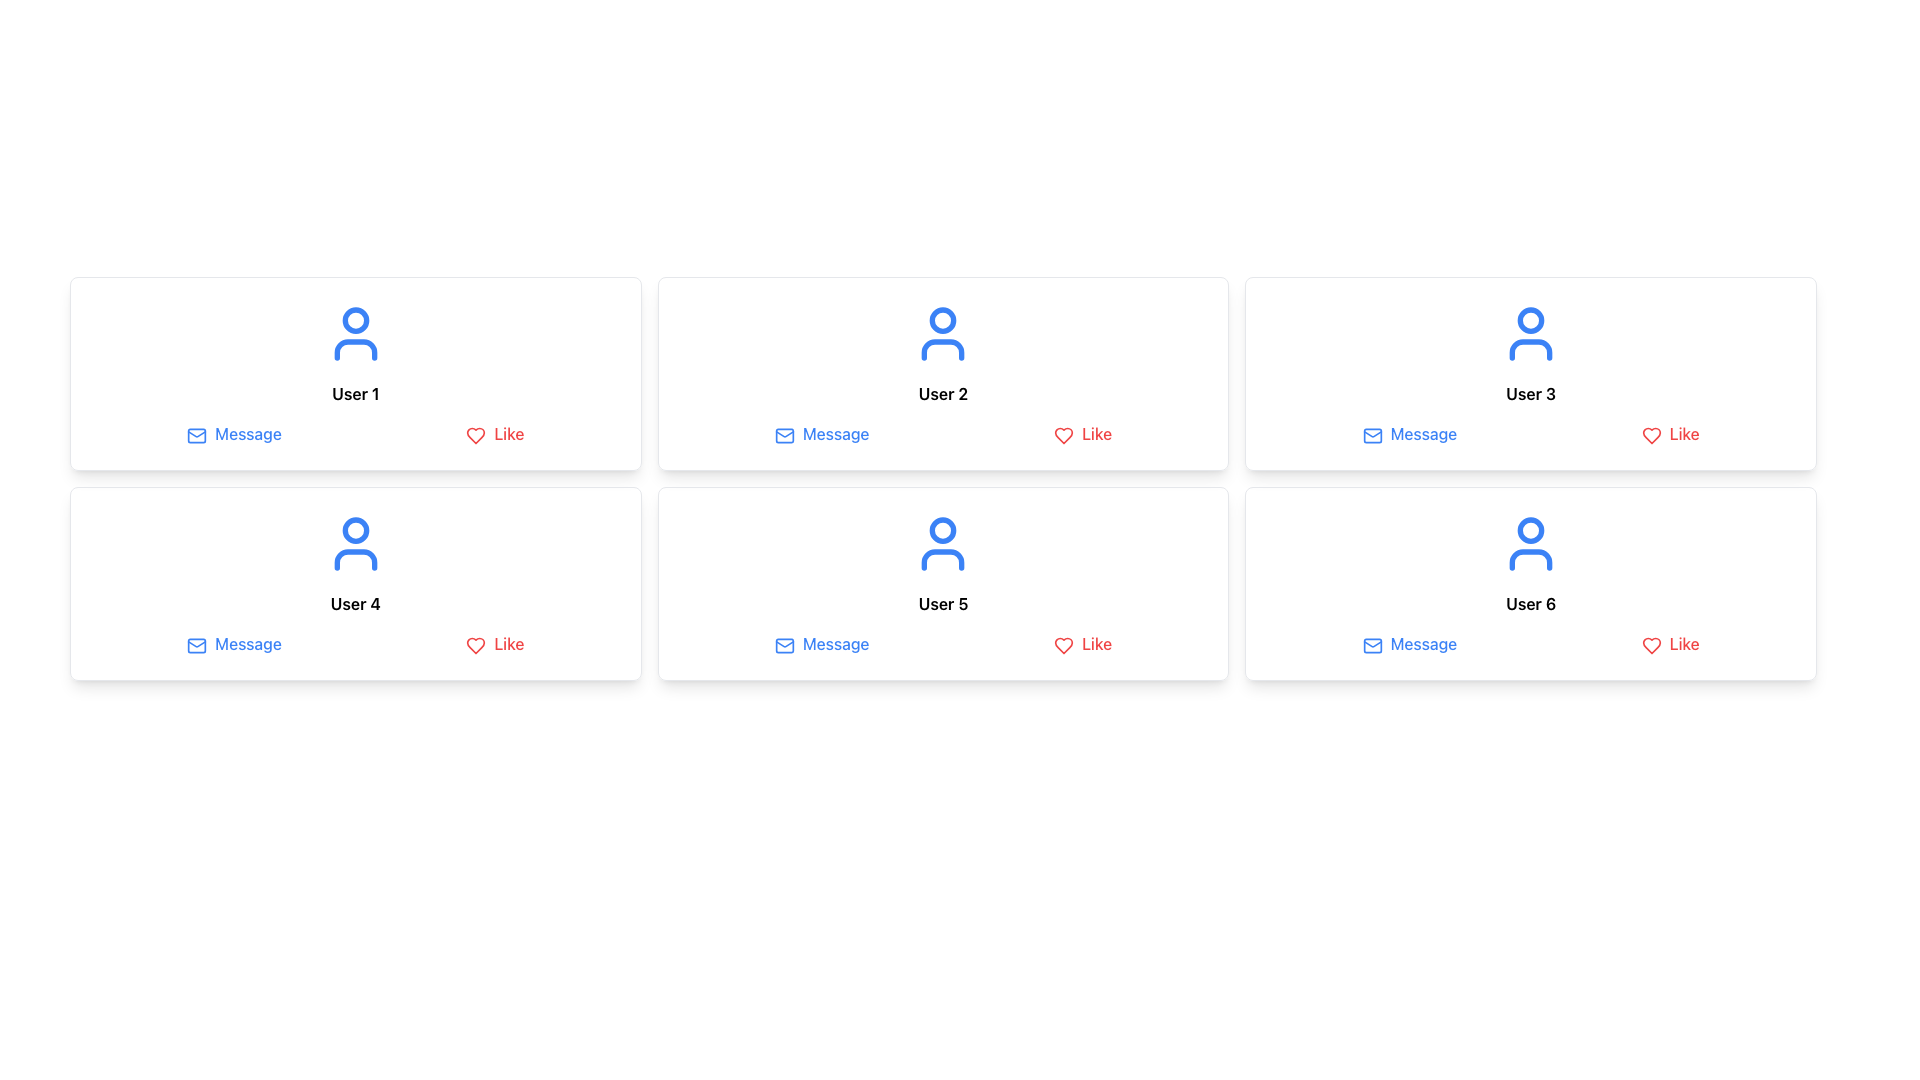 This screenshot has width=1920, height=1080. What do you see at coordinates (1408, 433) in the screenshot?
I see `the messaging link for 'User 3' located at the bottom left corner of the card` at bounding box center [1408, 433].